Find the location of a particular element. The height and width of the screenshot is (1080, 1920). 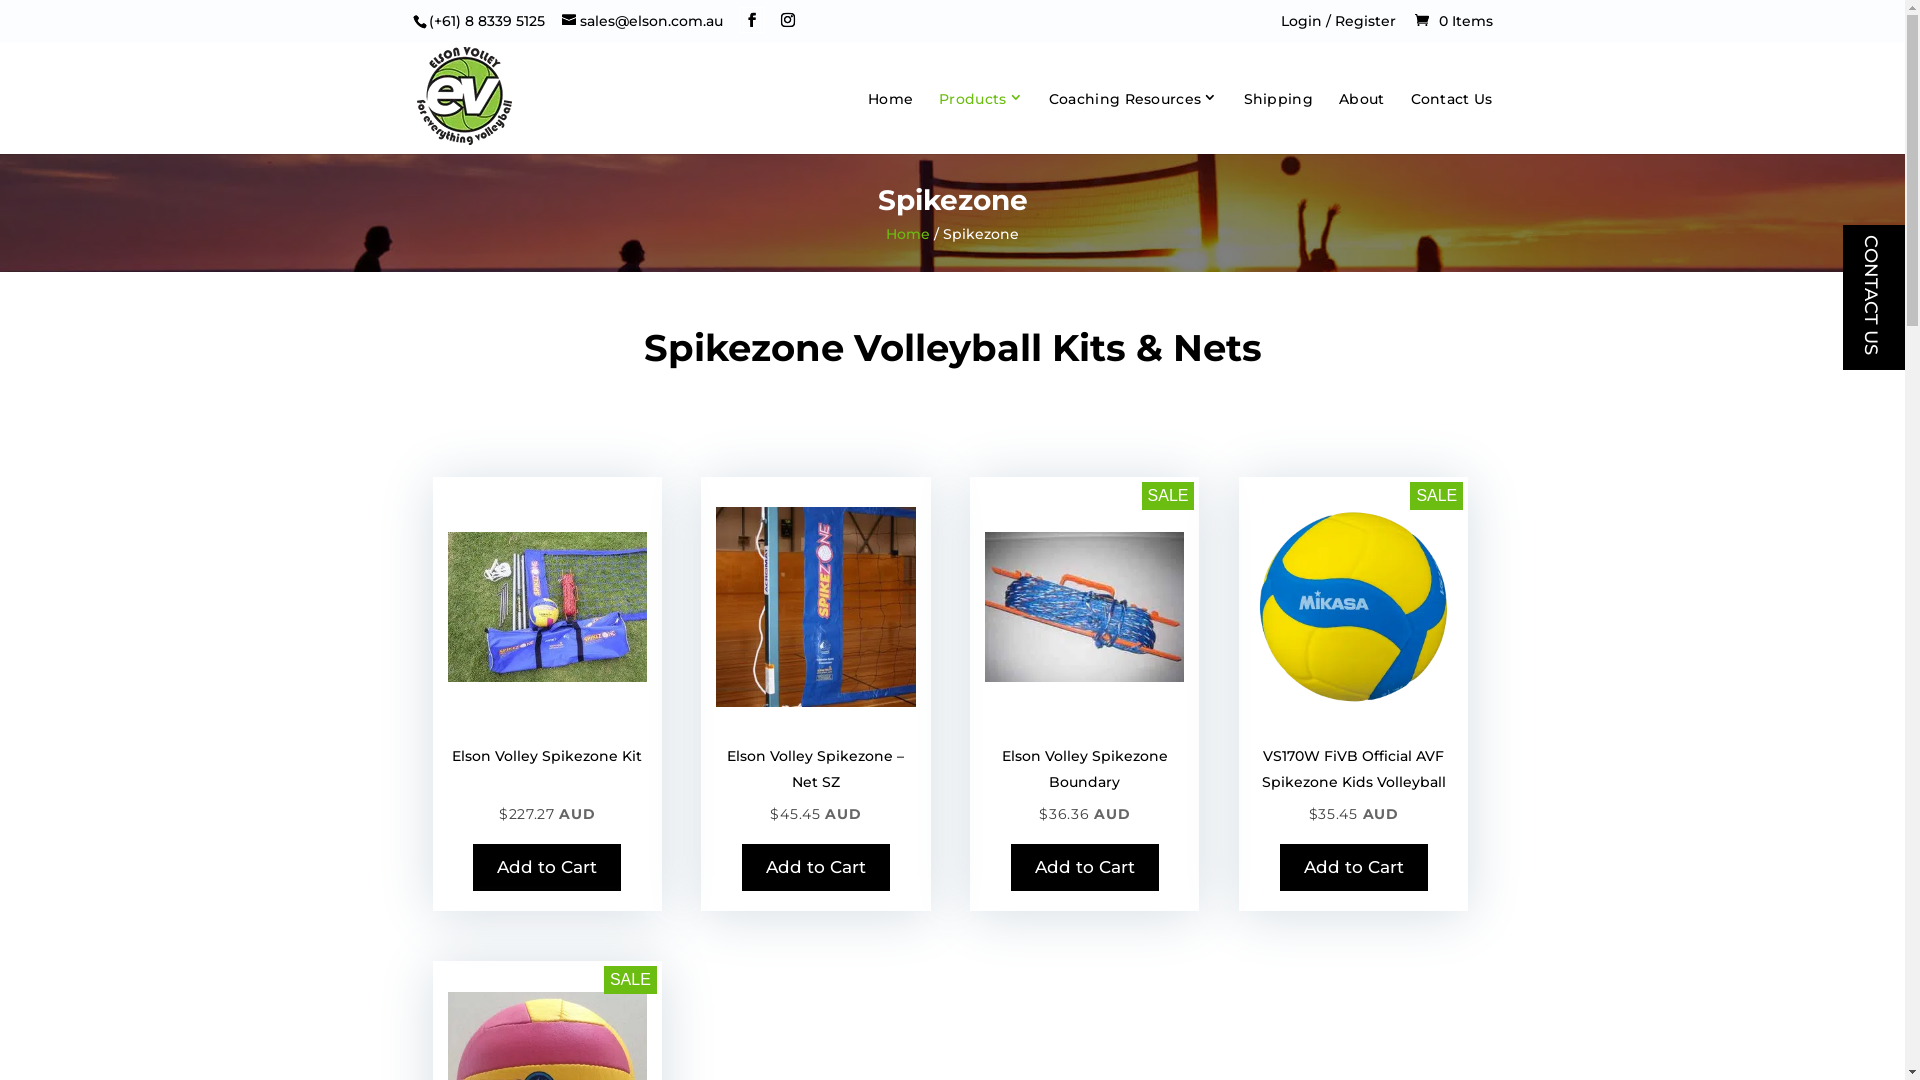

'Add to Cart' is located at coordinates (1011, 866).